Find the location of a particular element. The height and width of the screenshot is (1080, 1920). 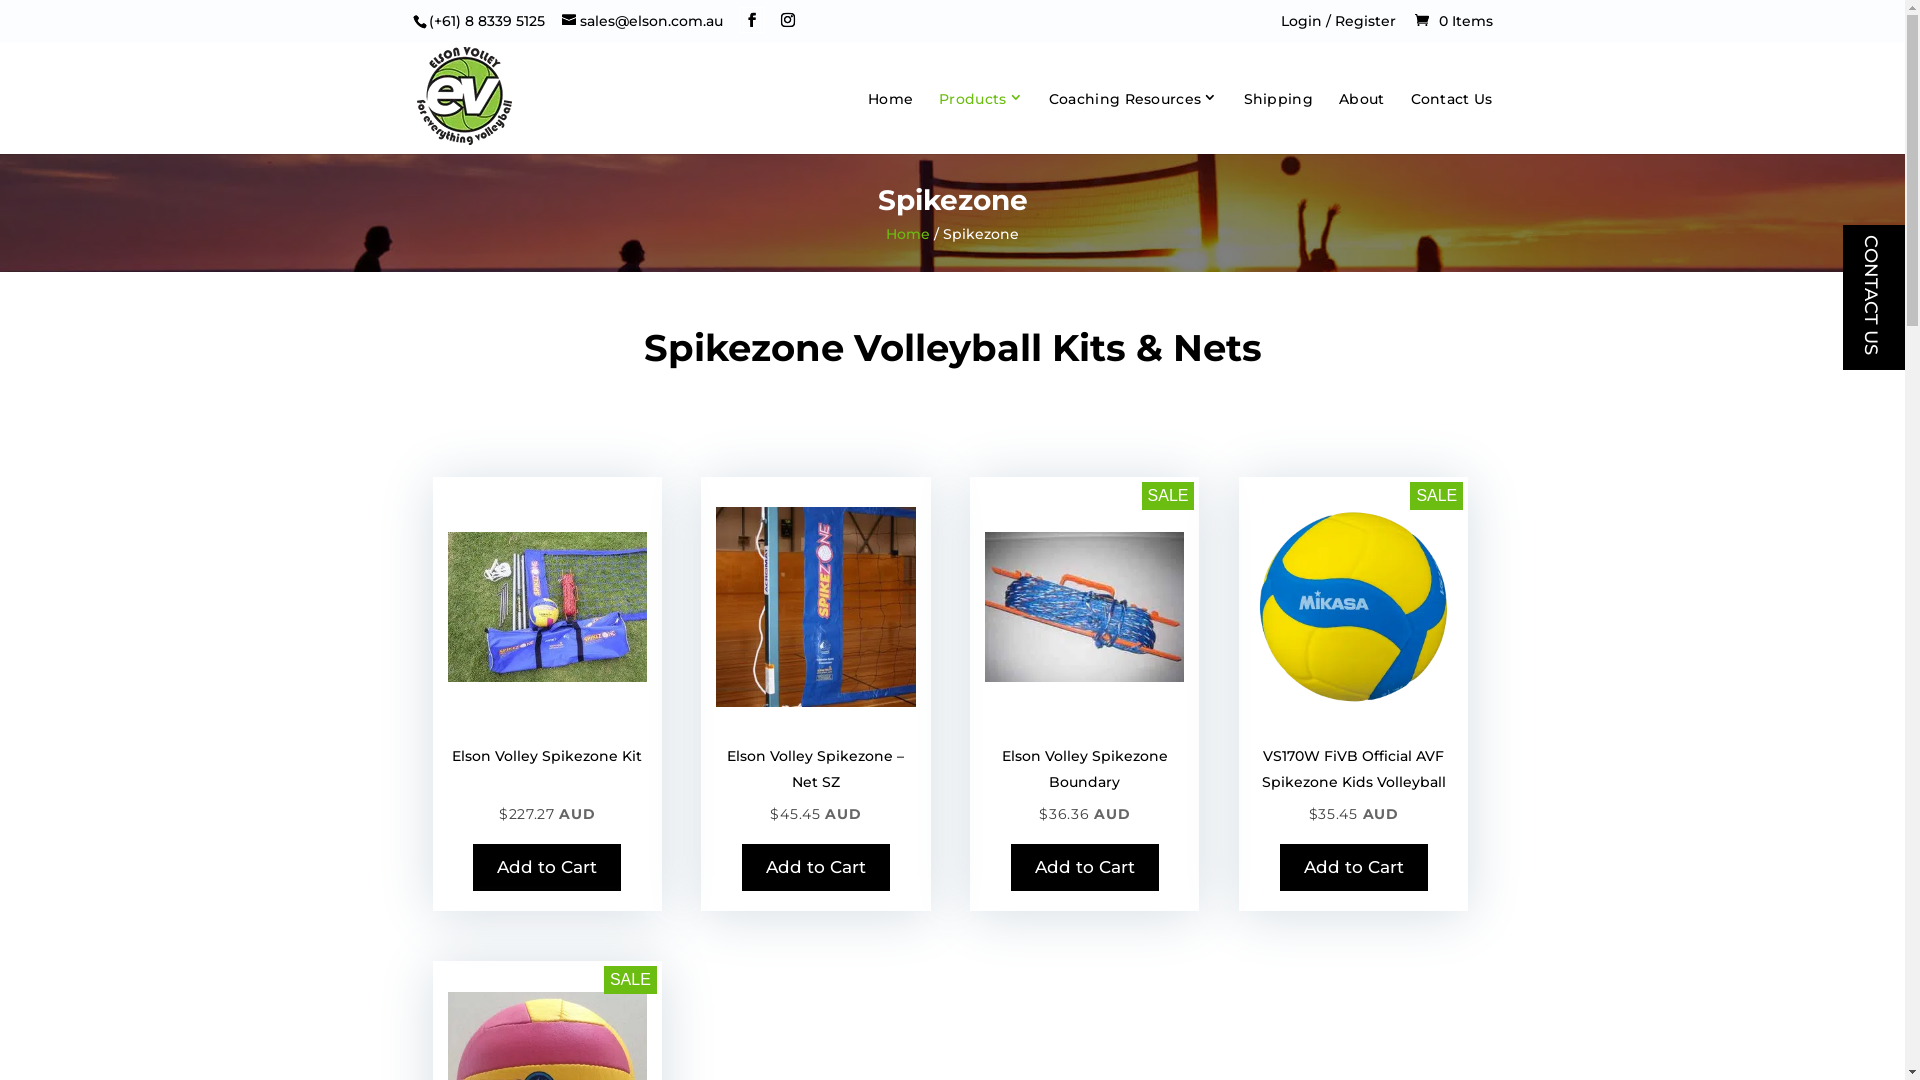

'Add to Cart' is located at coordinates (1011, 866).